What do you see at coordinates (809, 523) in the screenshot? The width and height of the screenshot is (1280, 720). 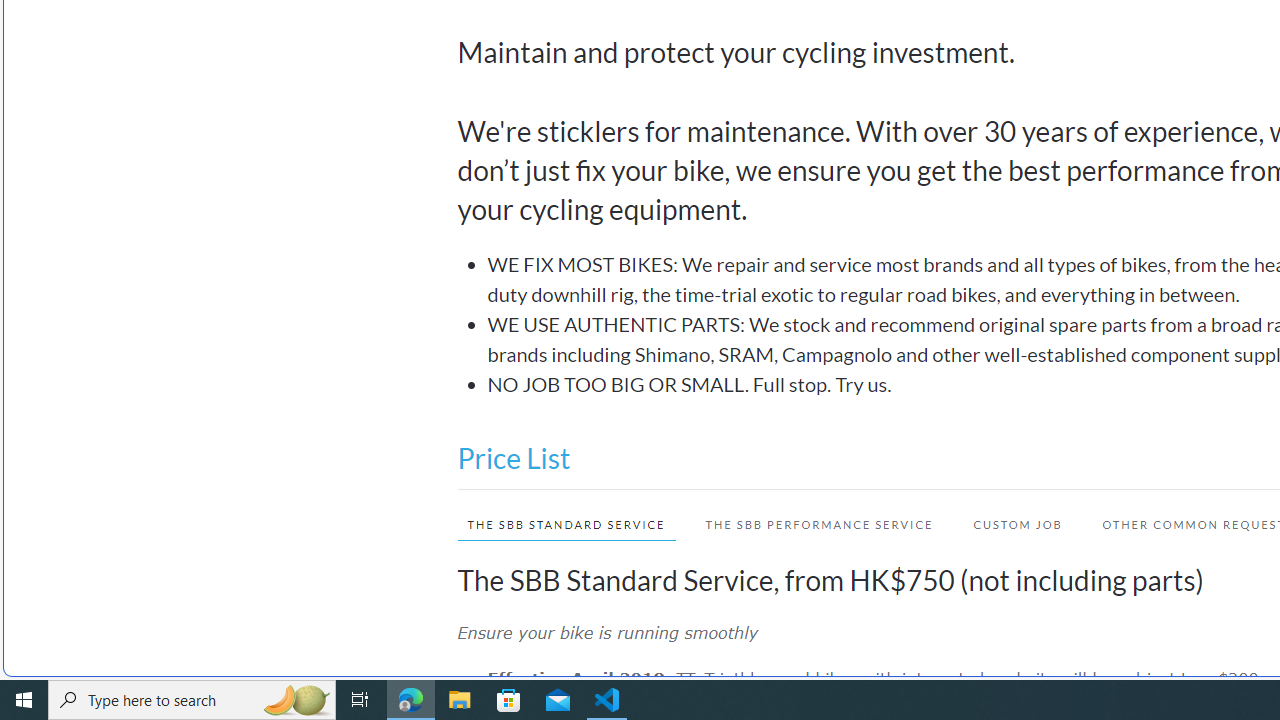 I see `'THE SBB PERFORMANCE SERVICE'` at bounding box center [809, 523].